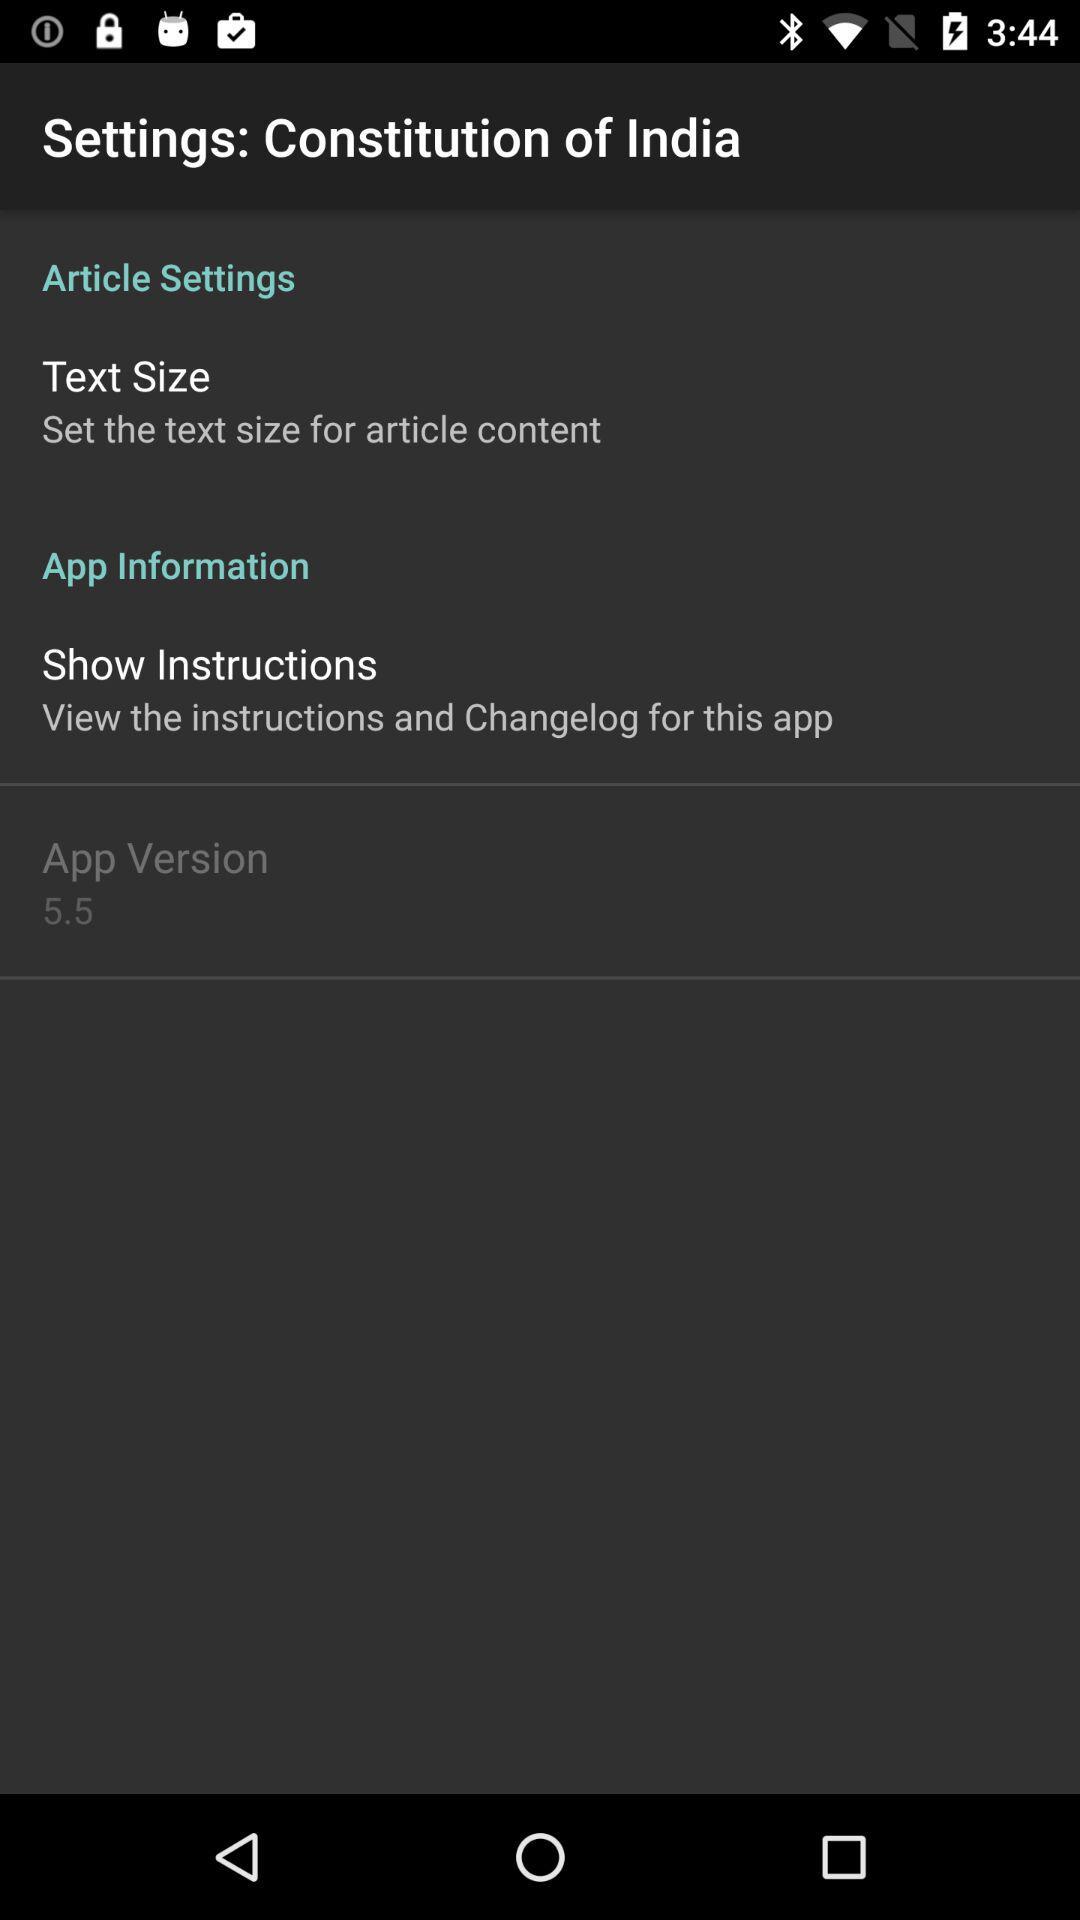  Describe the element at coordinates (540, 543) in the screenshot. I see `the app information` at that location.